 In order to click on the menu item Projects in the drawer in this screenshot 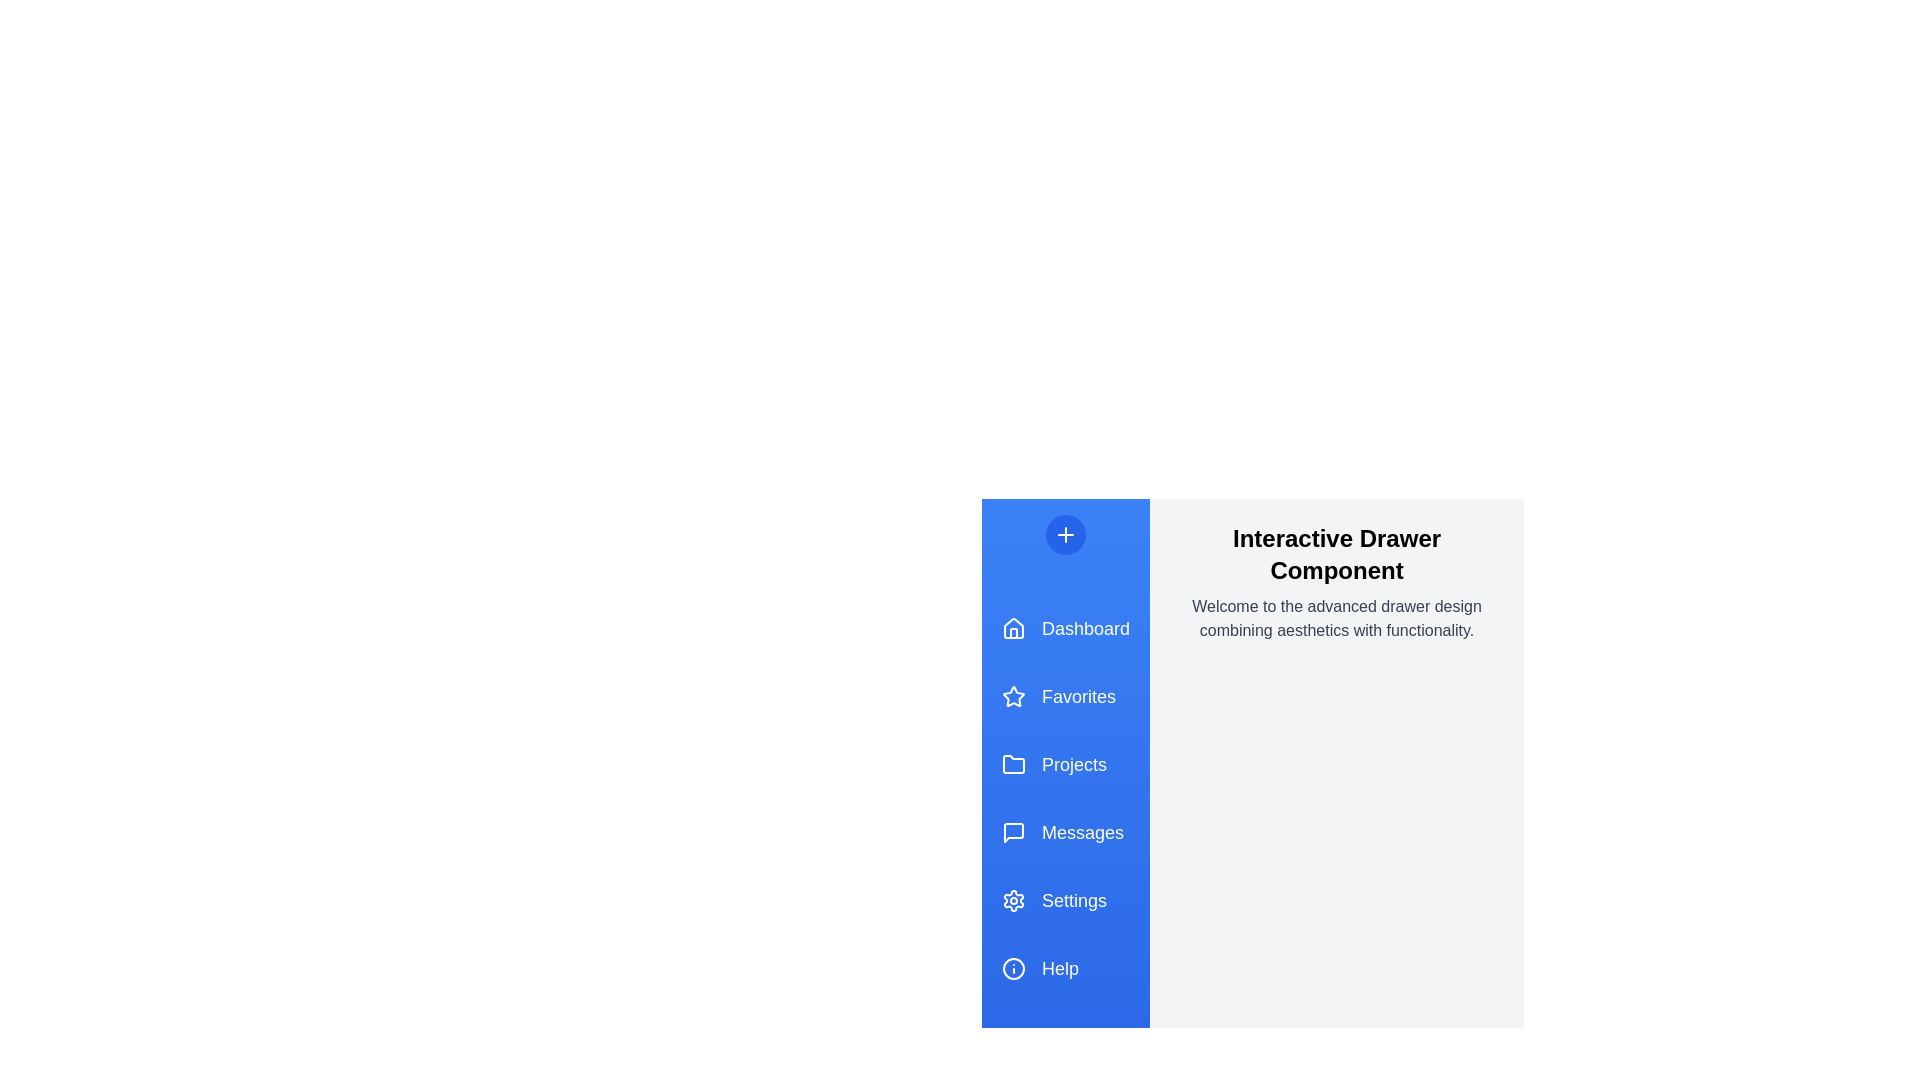, I will do `click(1064, 764)`.